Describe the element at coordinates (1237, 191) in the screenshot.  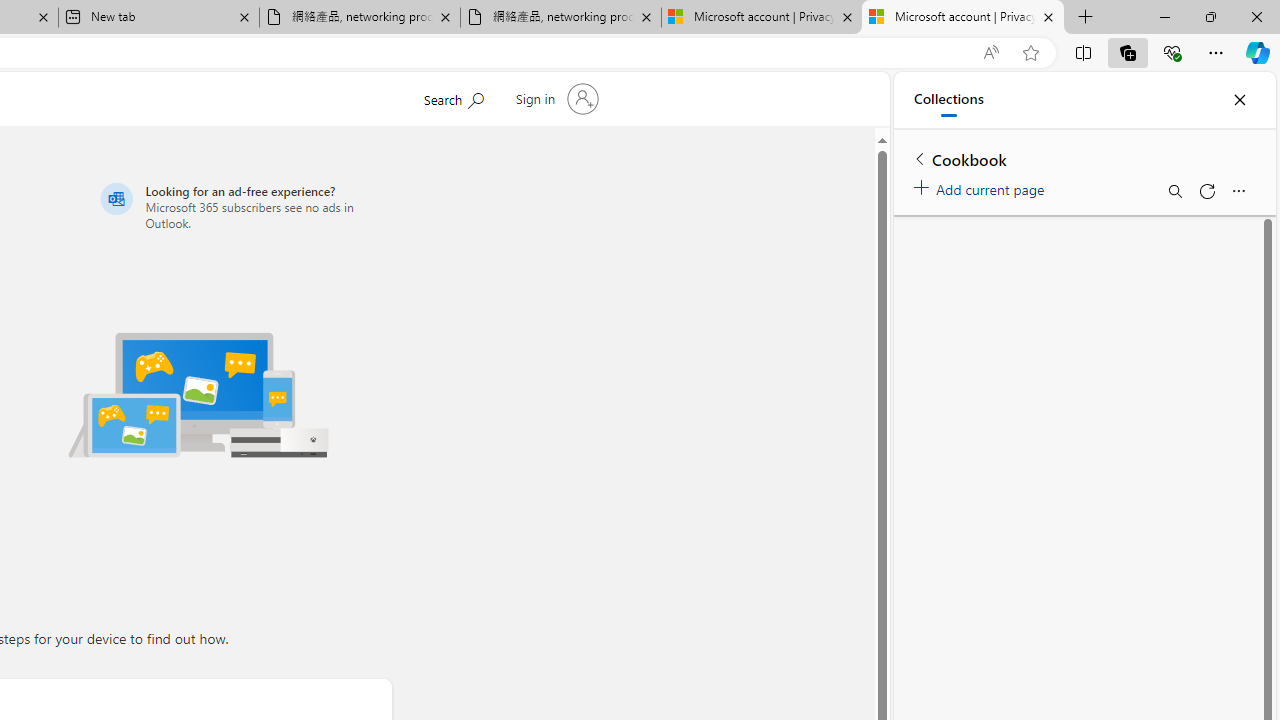
I see `'More options menu'` at that location.